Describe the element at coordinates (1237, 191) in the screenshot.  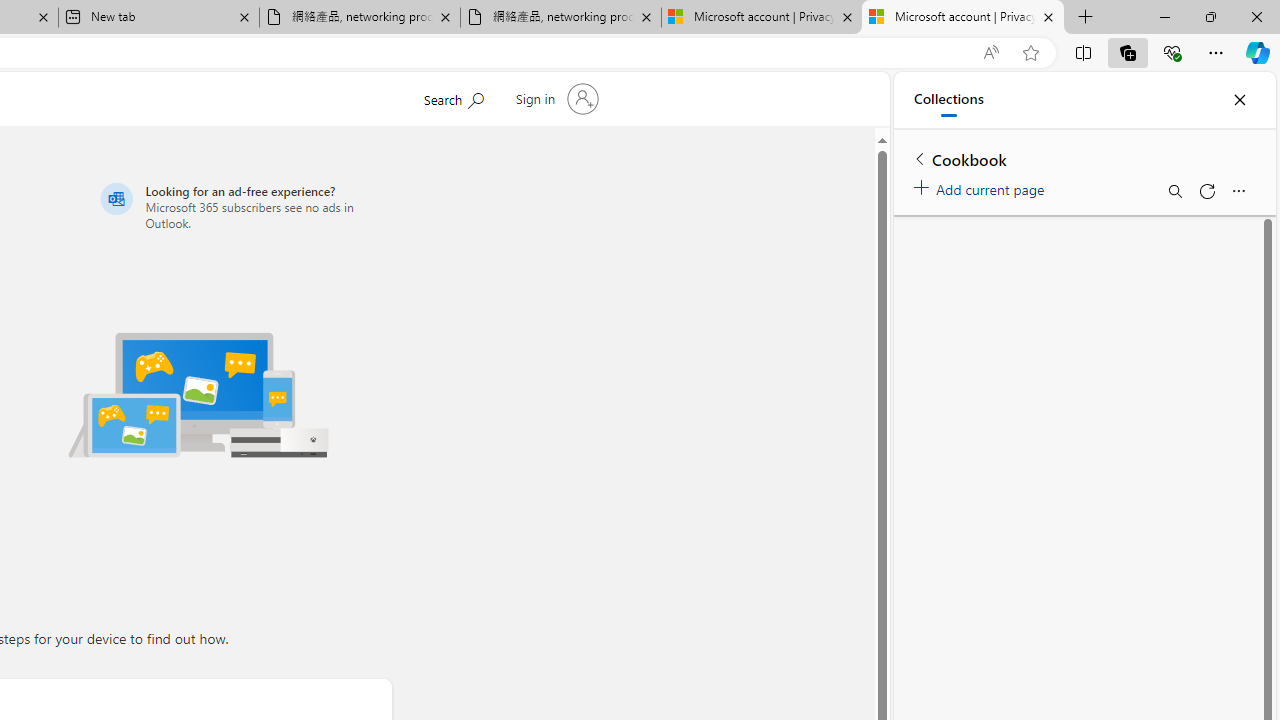
I see `'More options menu'` at that location.